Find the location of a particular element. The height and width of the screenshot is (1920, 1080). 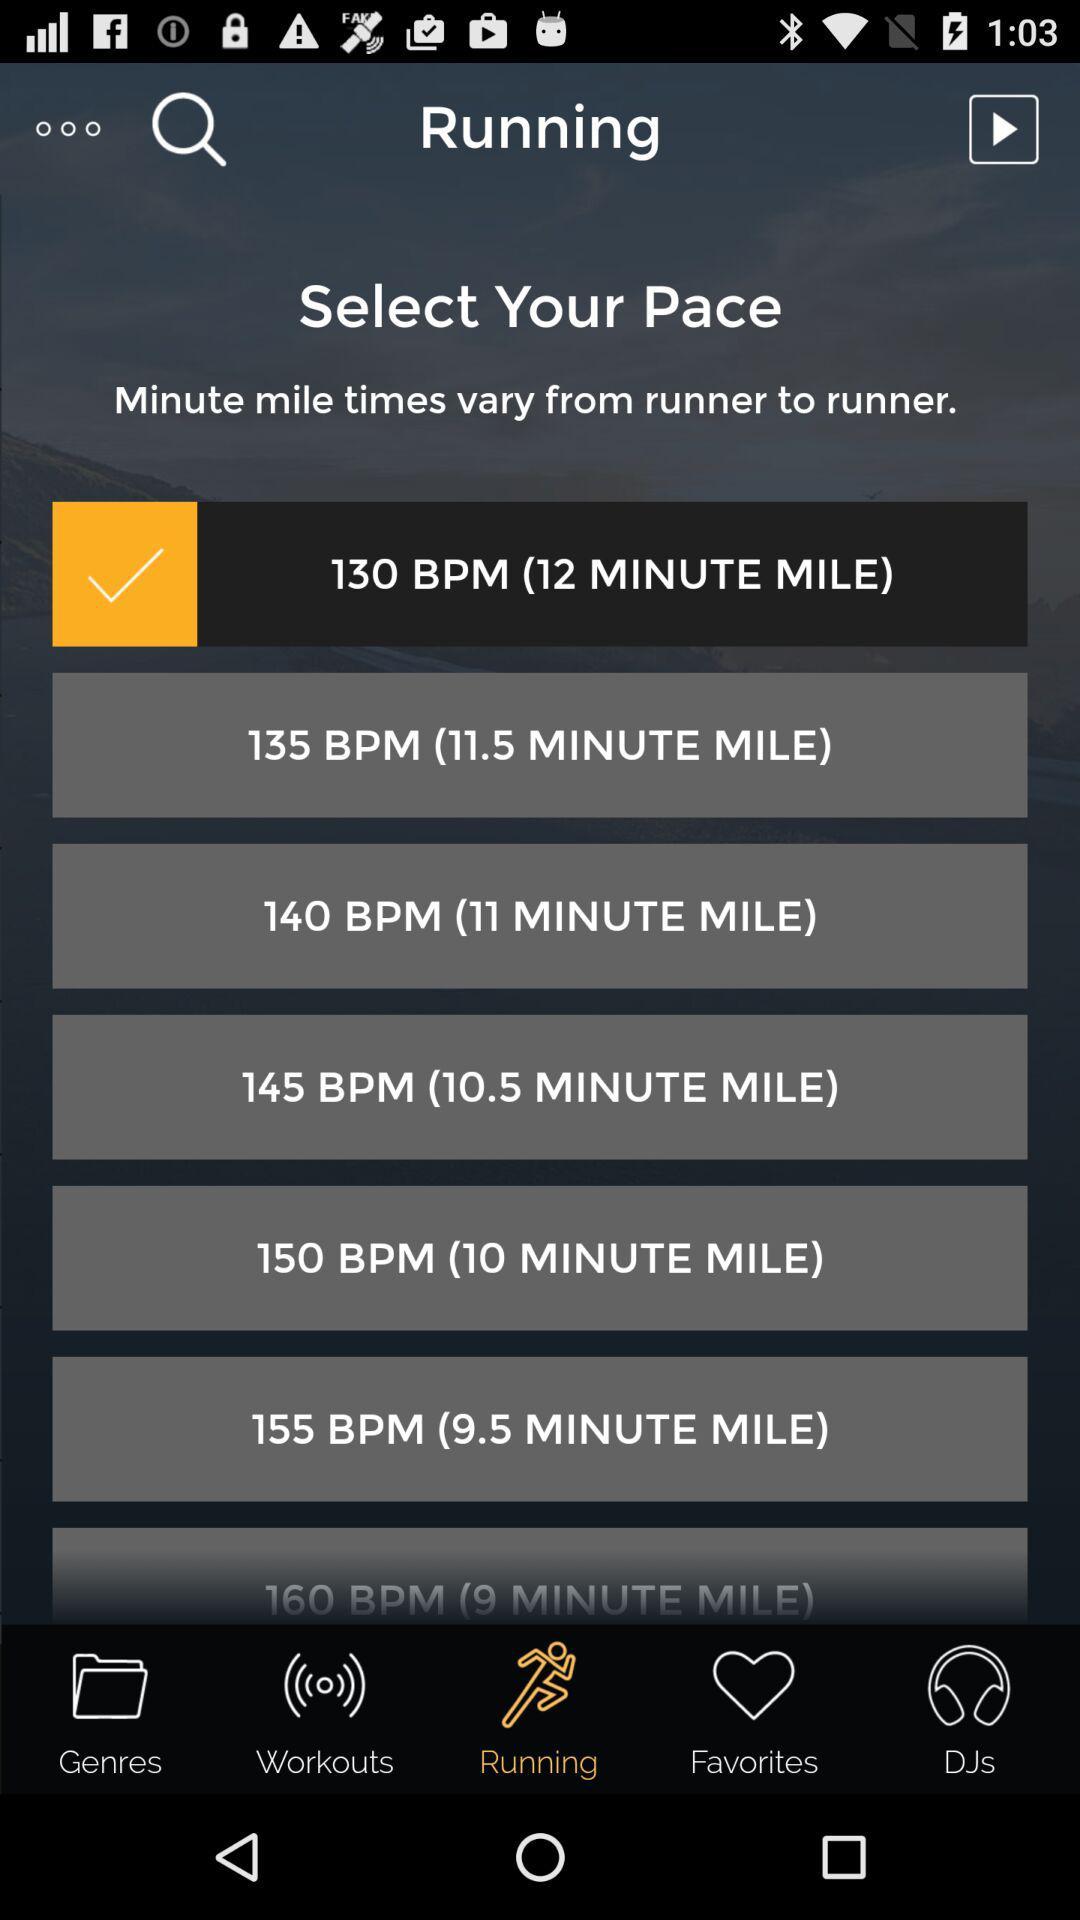

the more icon is located at coordinates (68, 136).